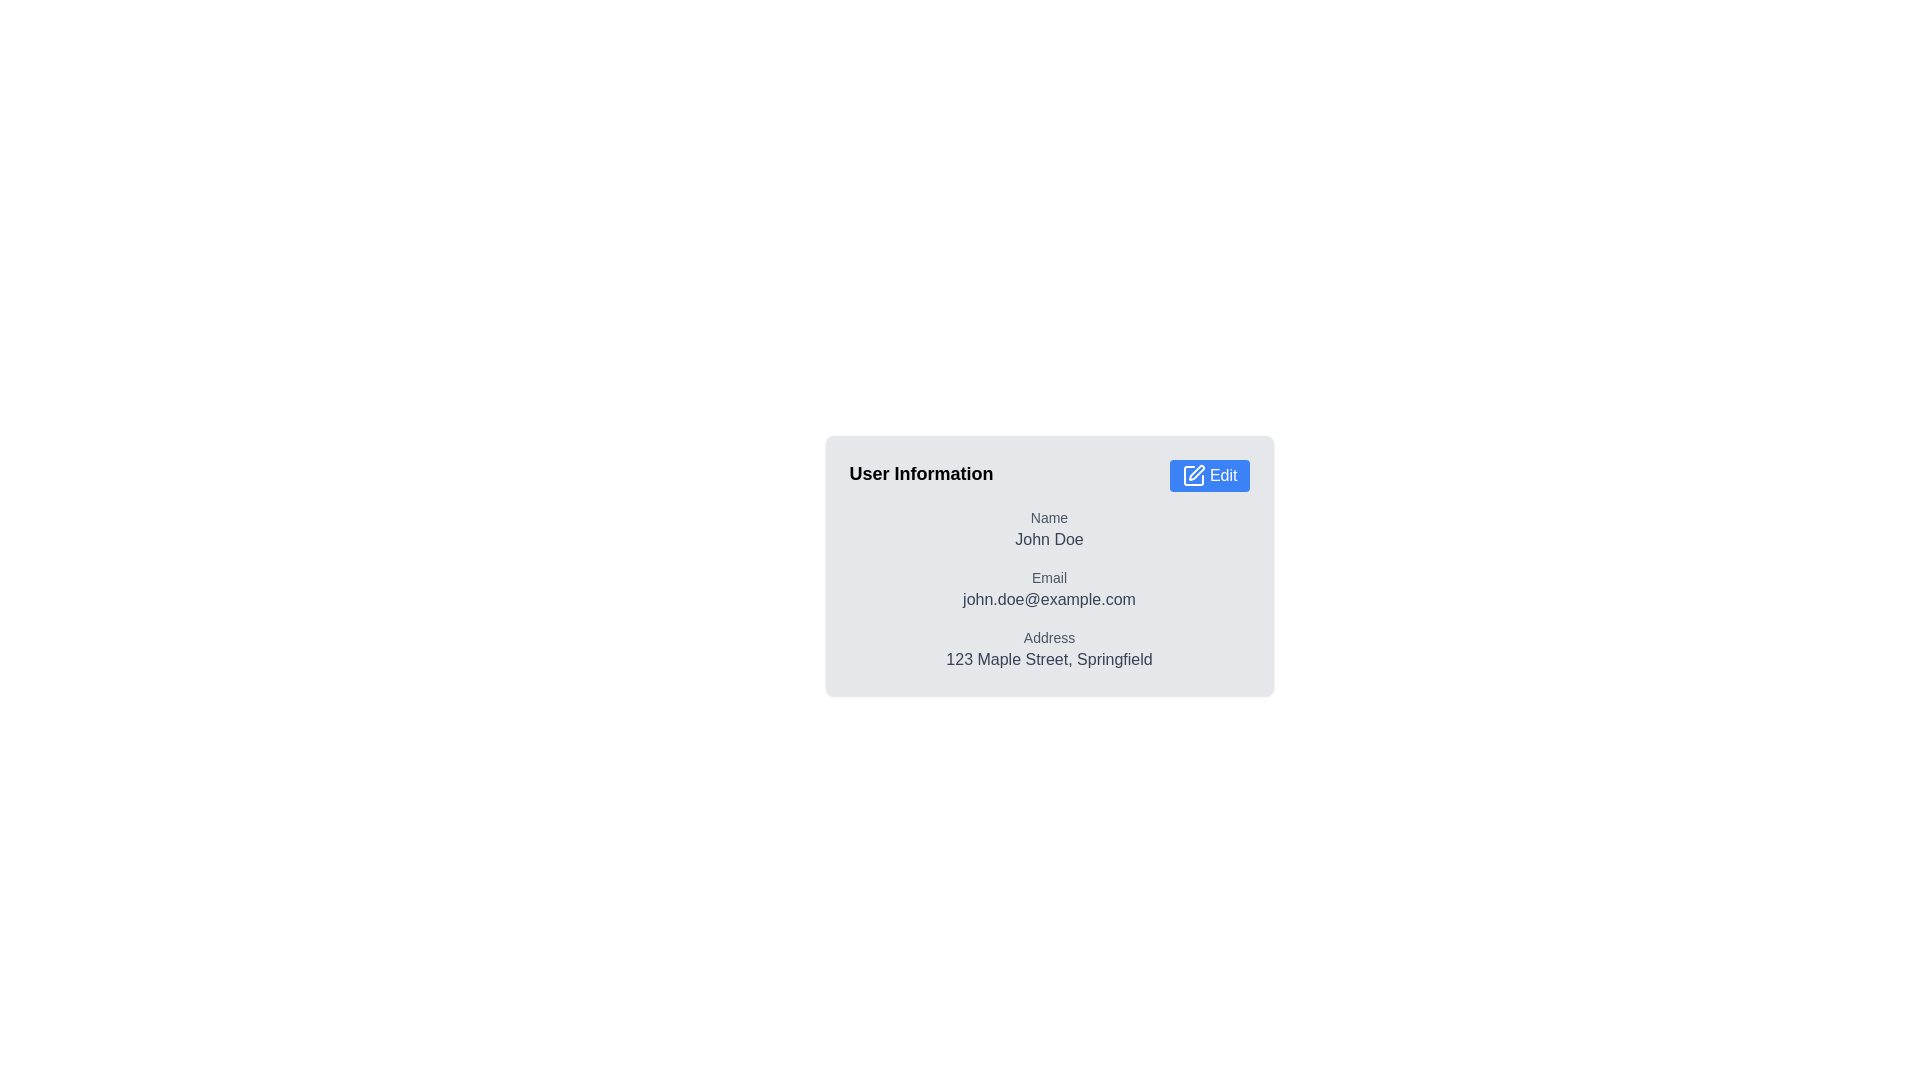 This screenshot has height=1080, width=1920. What do you see at coordinates (1048, 540) in the screenshot?
I see `the static text element displaying 'John Doe' in bold, dark gray font, located in the 'User Information' card below the label 'Name'` at bounding box center [1048, 540].